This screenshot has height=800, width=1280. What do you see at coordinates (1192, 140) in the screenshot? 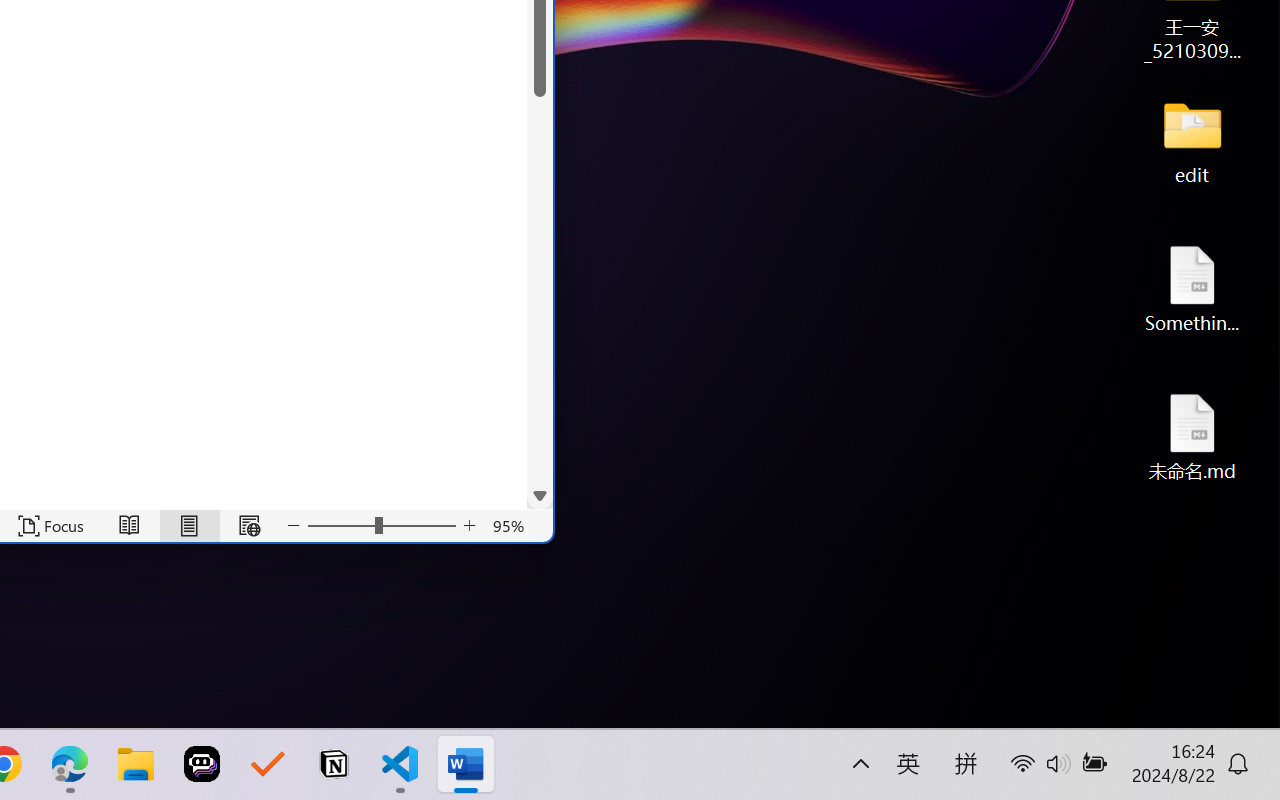
I see `'edit'` at bounding box center [1192, 140].